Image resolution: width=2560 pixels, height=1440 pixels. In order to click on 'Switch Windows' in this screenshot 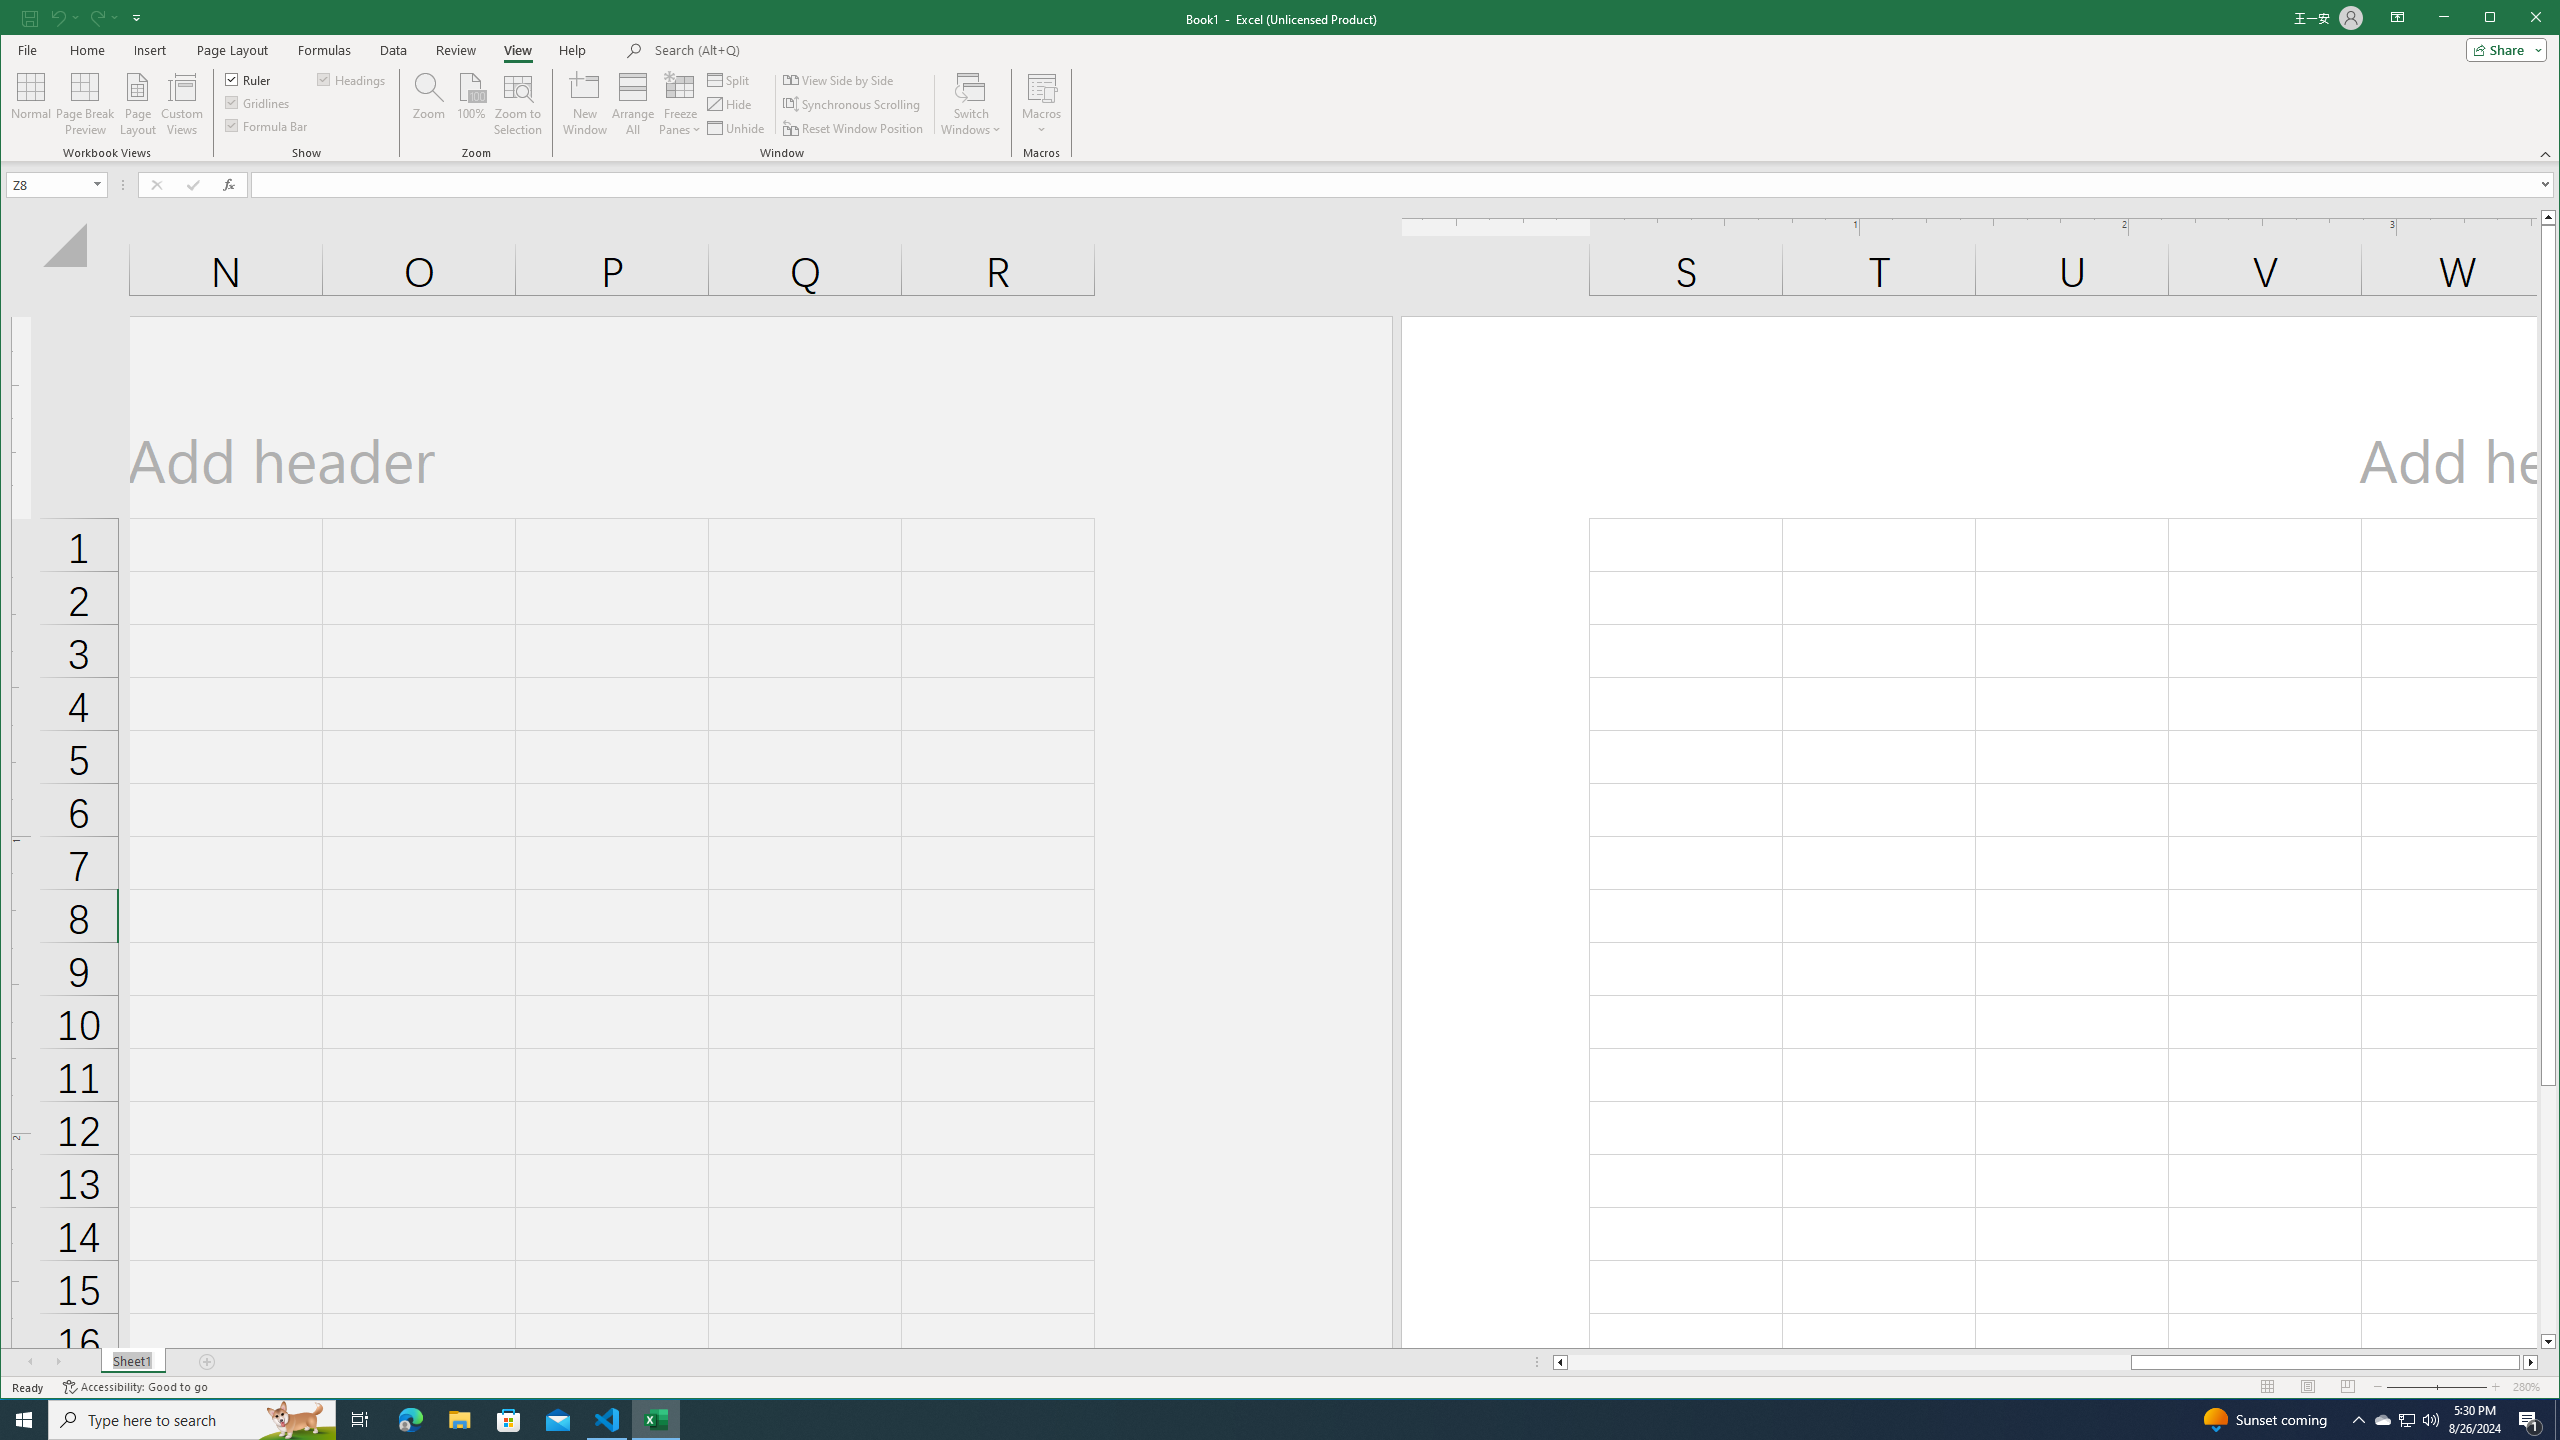, I will do `click(970, 103)`.